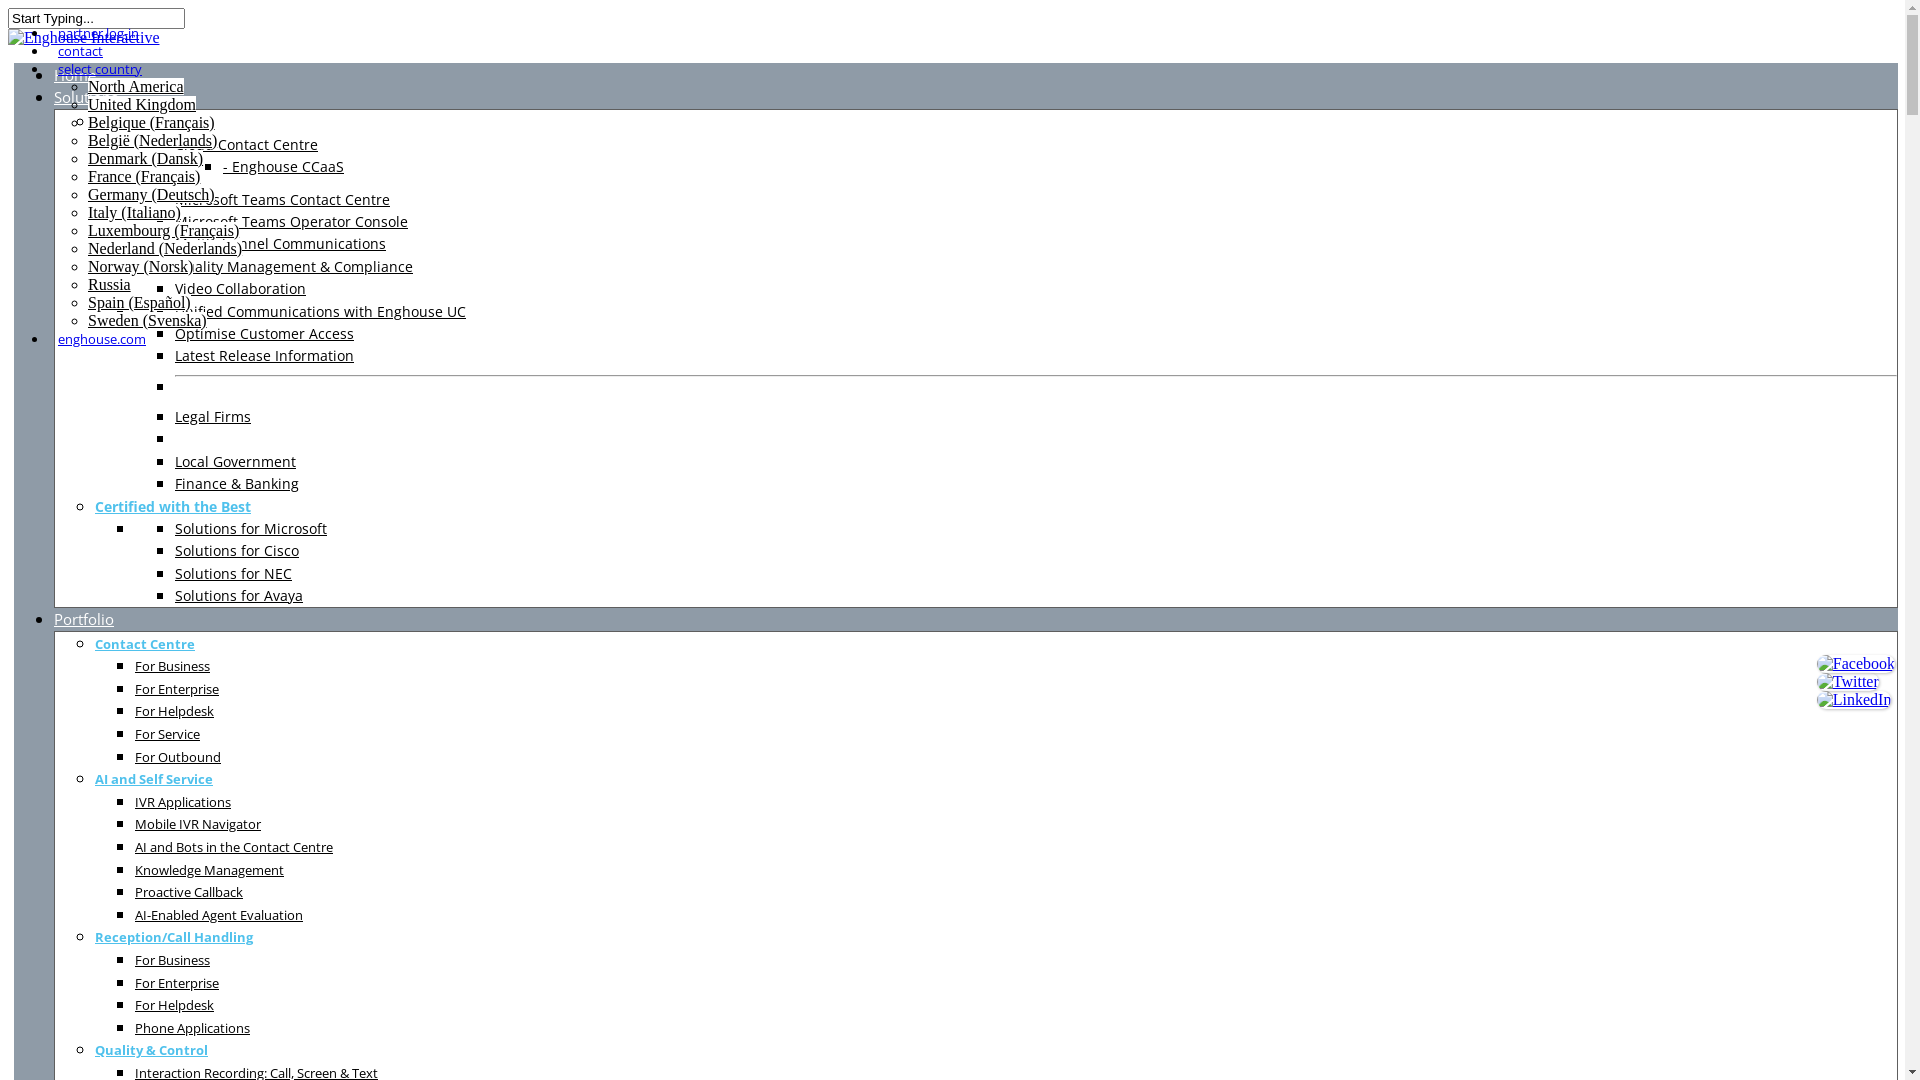 The width and height of the screenshot is (1920, 1080). Describe the element at coordinates (320, 311) in the screenshot. I see `'Unified Communications with Enghouse UC'` at that location.